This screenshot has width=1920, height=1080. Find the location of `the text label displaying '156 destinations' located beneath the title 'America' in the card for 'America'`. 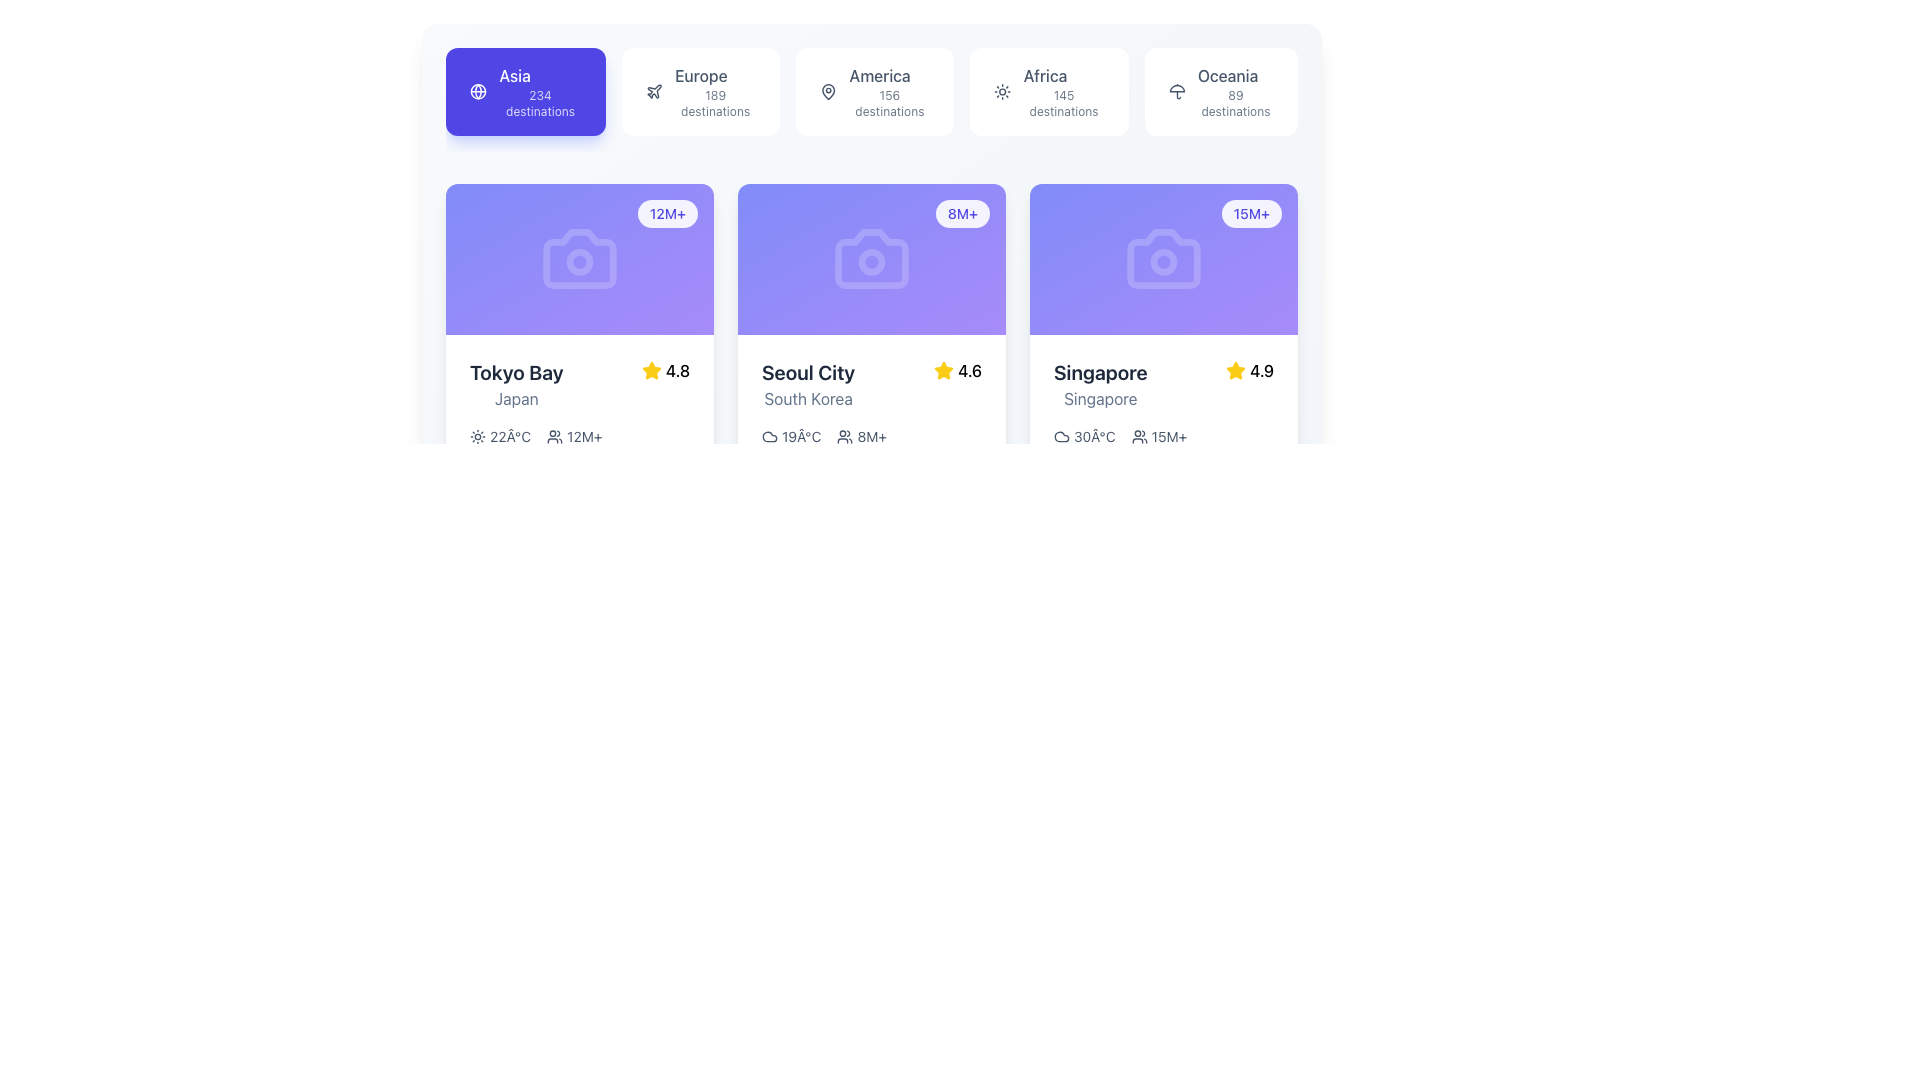

the text label displaying '156 destinations' located beneath the title 'America' in the card for 'America' is located at coordinates (888, 104).